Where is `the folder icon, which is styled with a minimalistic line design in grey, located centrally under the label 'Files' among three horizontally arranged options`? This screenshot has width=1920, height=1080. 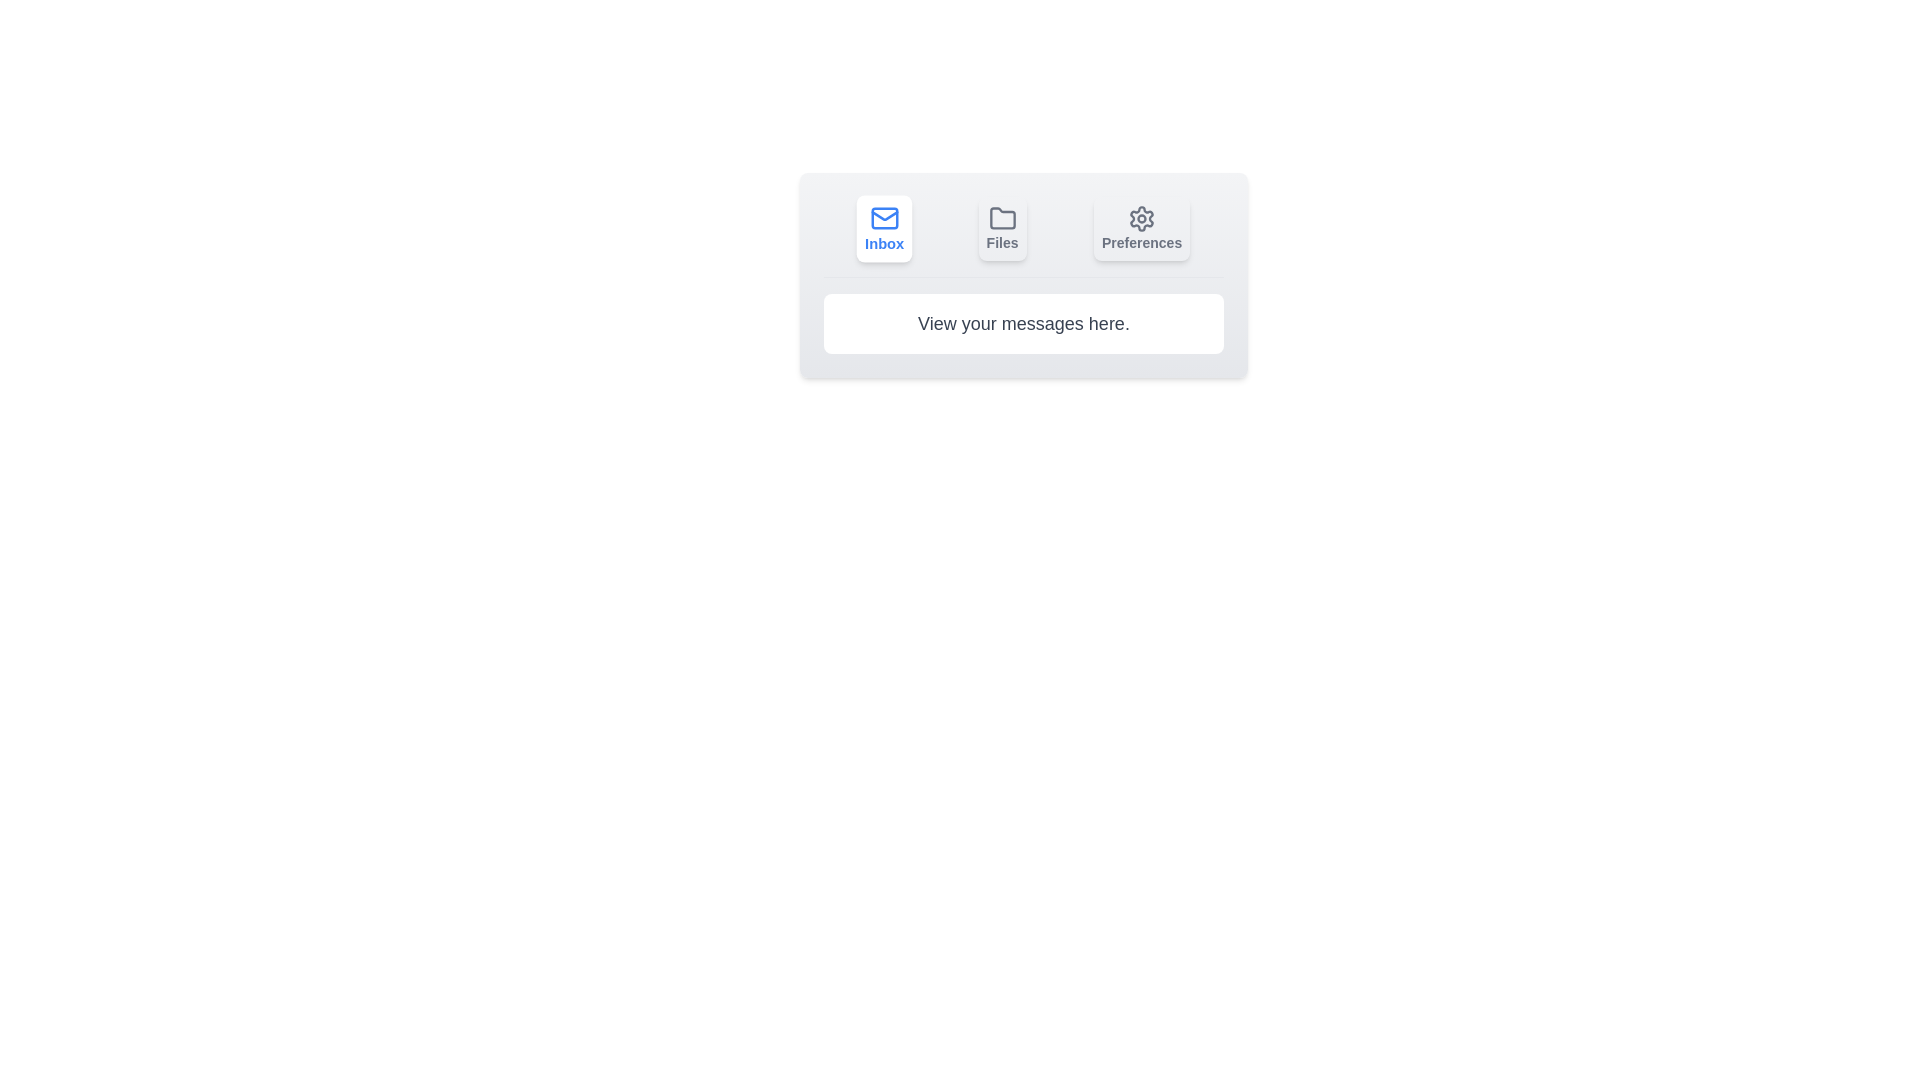 the folder icon, which is styled with a minimalistic line design in grey, located centrally under the label 'Files' among three horizontally arranged options is located at coordinates (1002, 219).